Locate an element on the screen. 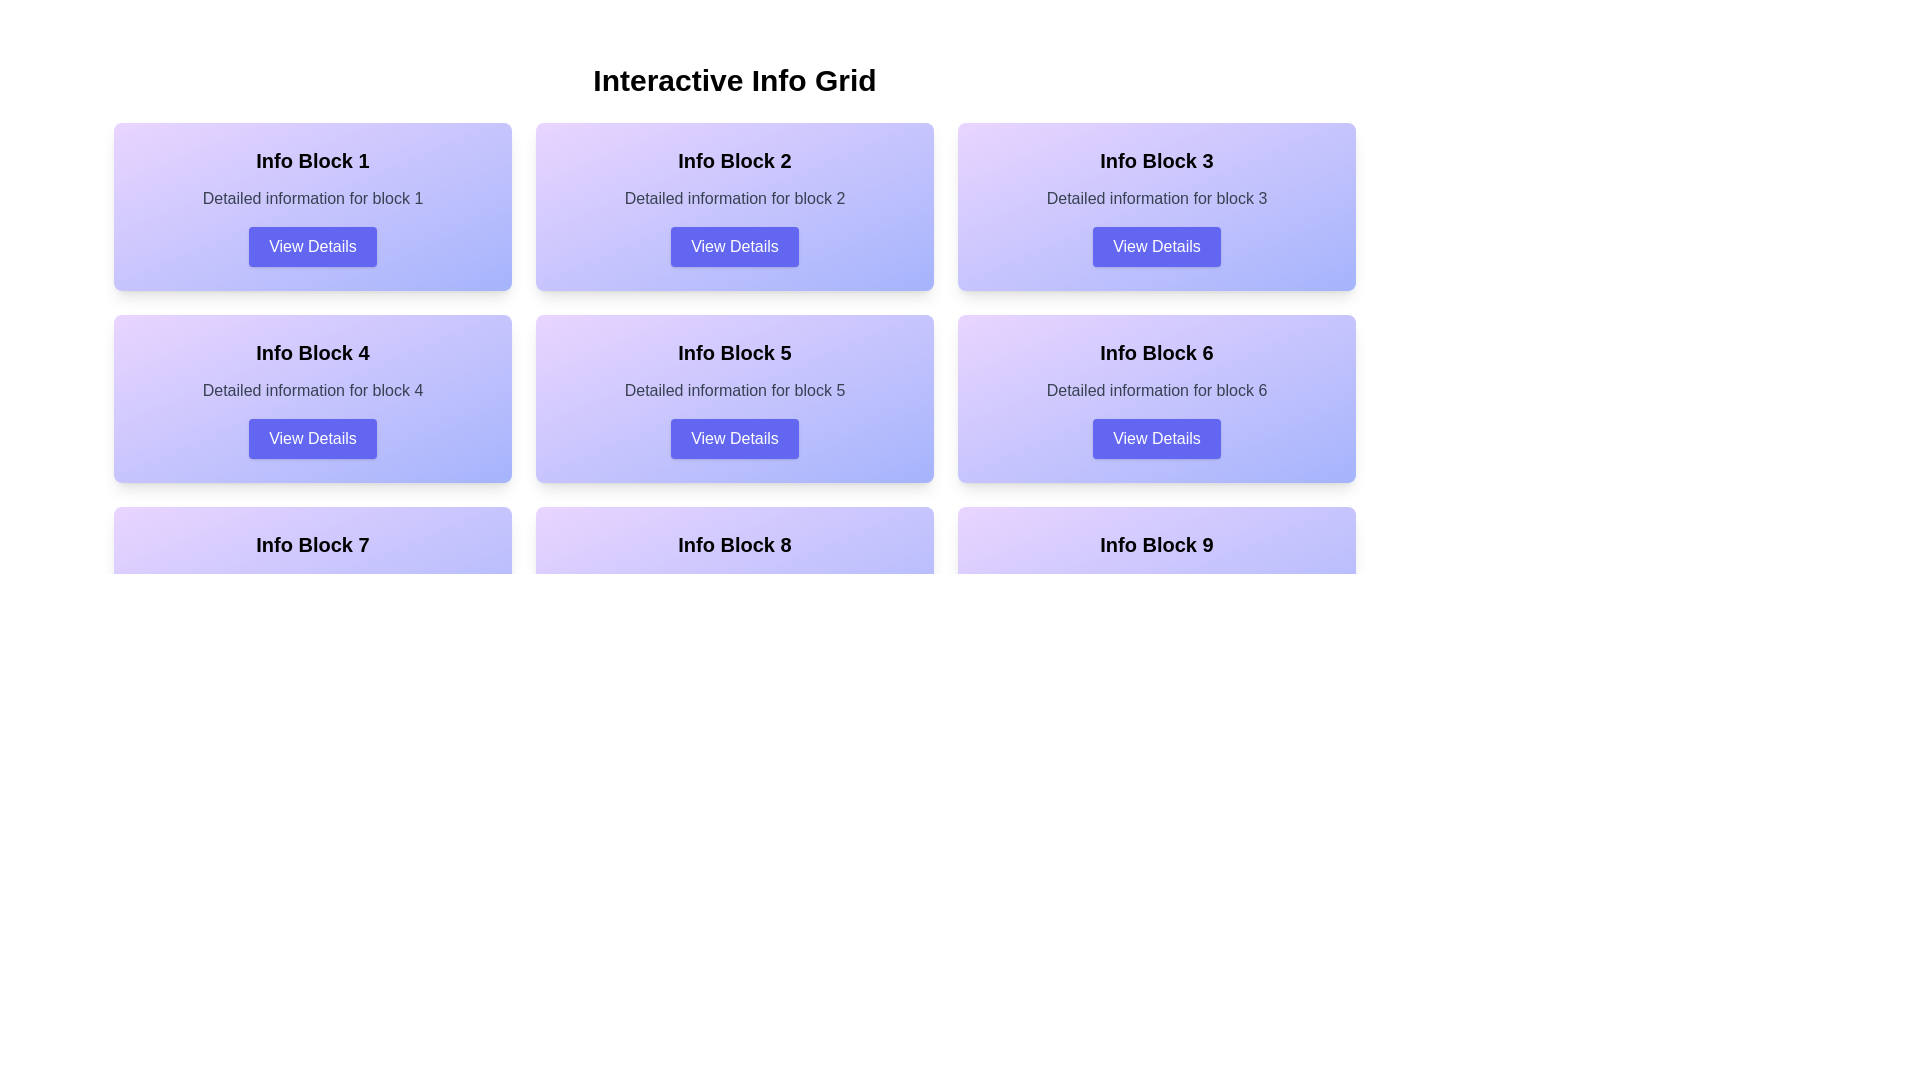  the text display that shows 'Detailed information for block 3', which is located beneath 'Info Block 3' and above the 'View Details' button in the info card at the top row, third column is located at coordinates (1156, 199).